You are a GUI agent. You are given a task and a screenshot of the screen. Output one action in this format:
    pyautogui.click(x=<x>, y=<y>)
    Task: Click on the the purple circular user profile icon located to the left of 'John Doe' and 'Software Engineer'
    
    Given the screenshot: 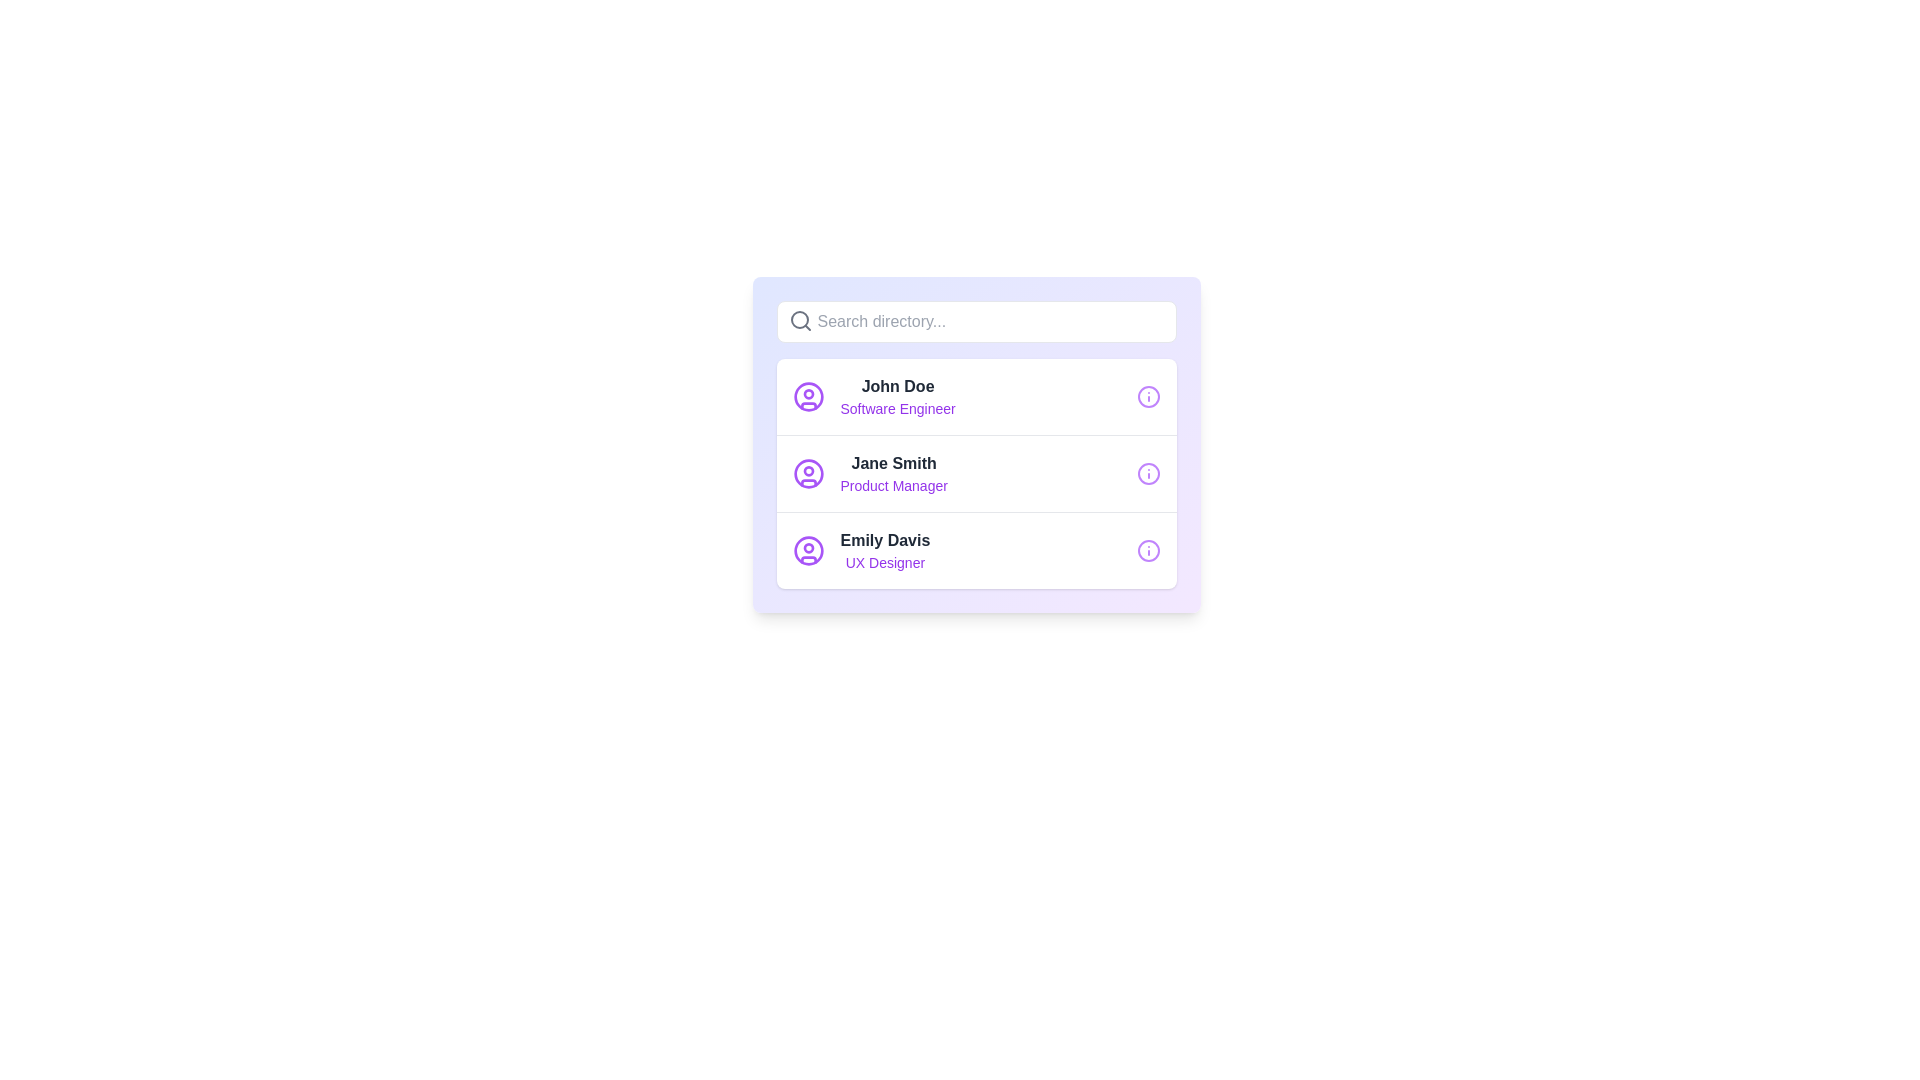 What is the action you would take?
    pyautogui.click(x=808, y=397)
    